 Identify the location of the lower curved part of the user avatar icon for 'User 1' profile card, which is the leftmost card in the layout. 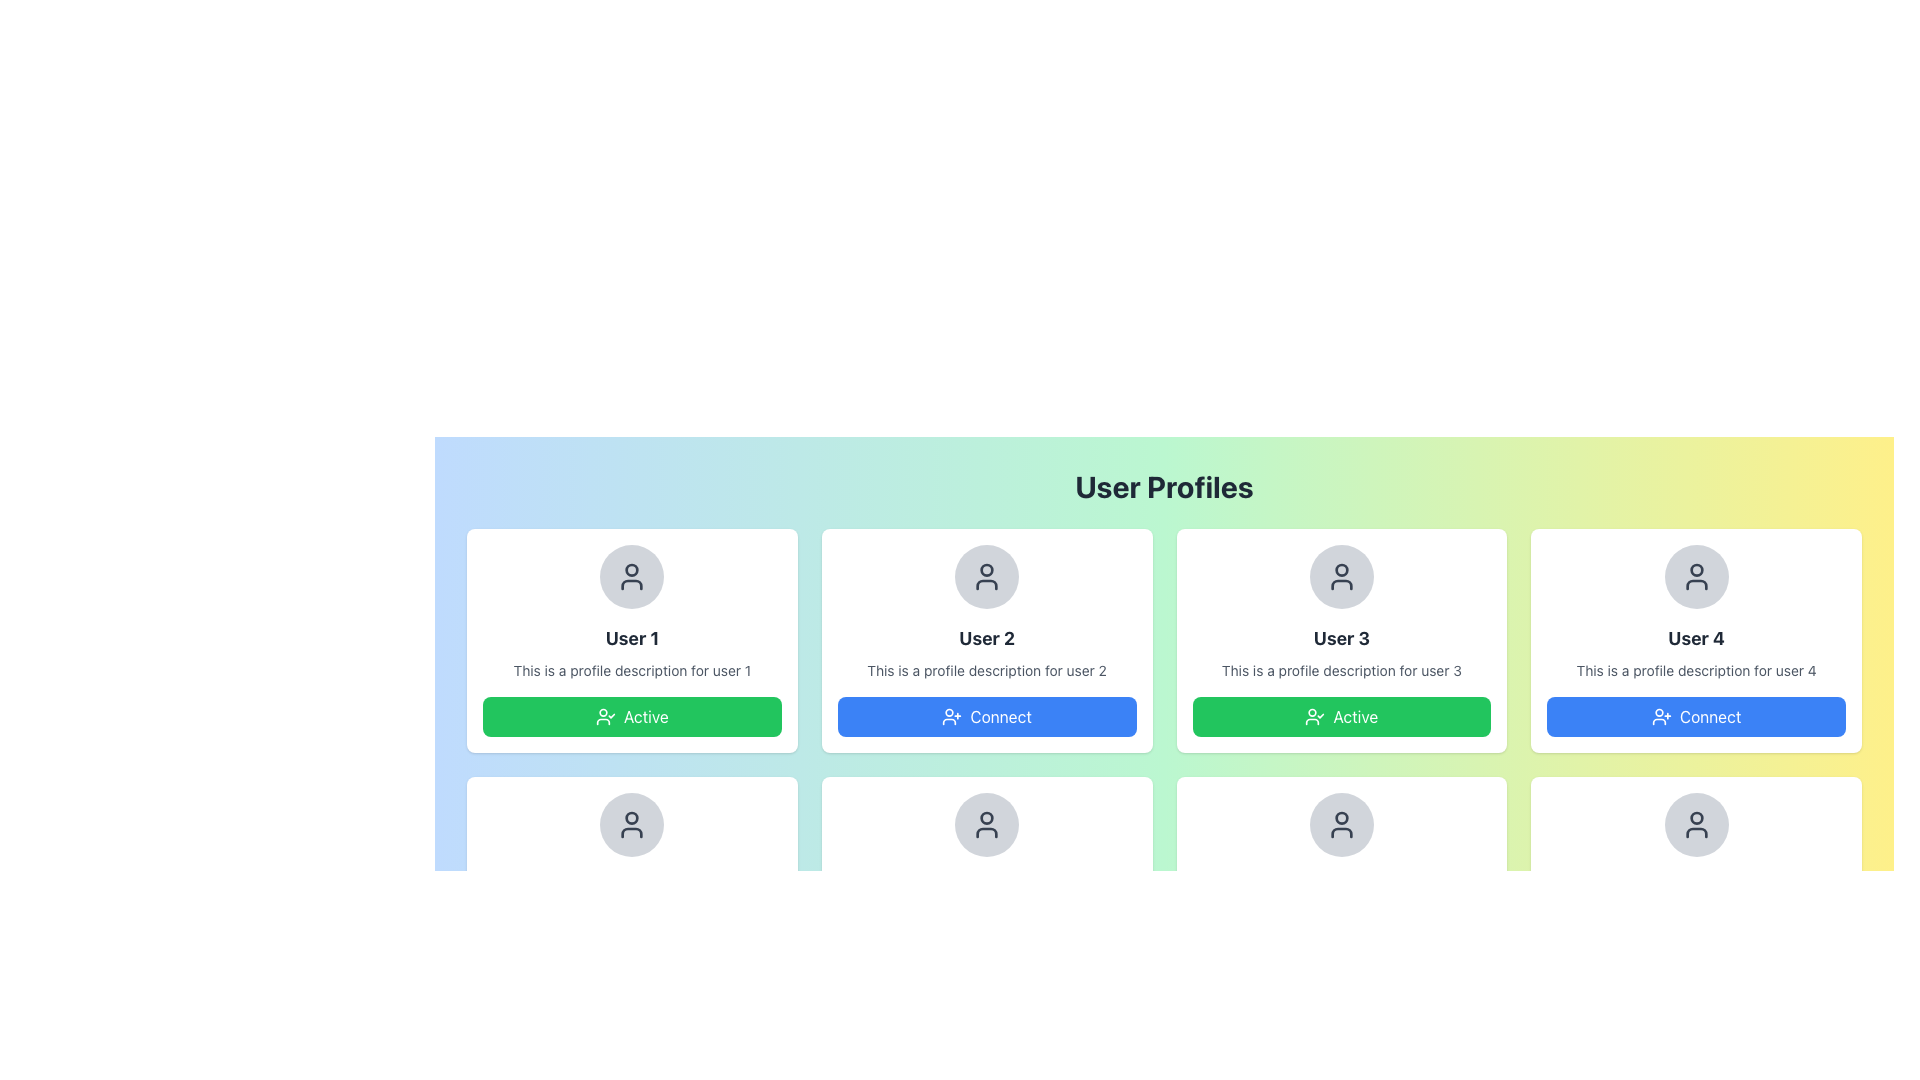
(631, 585).